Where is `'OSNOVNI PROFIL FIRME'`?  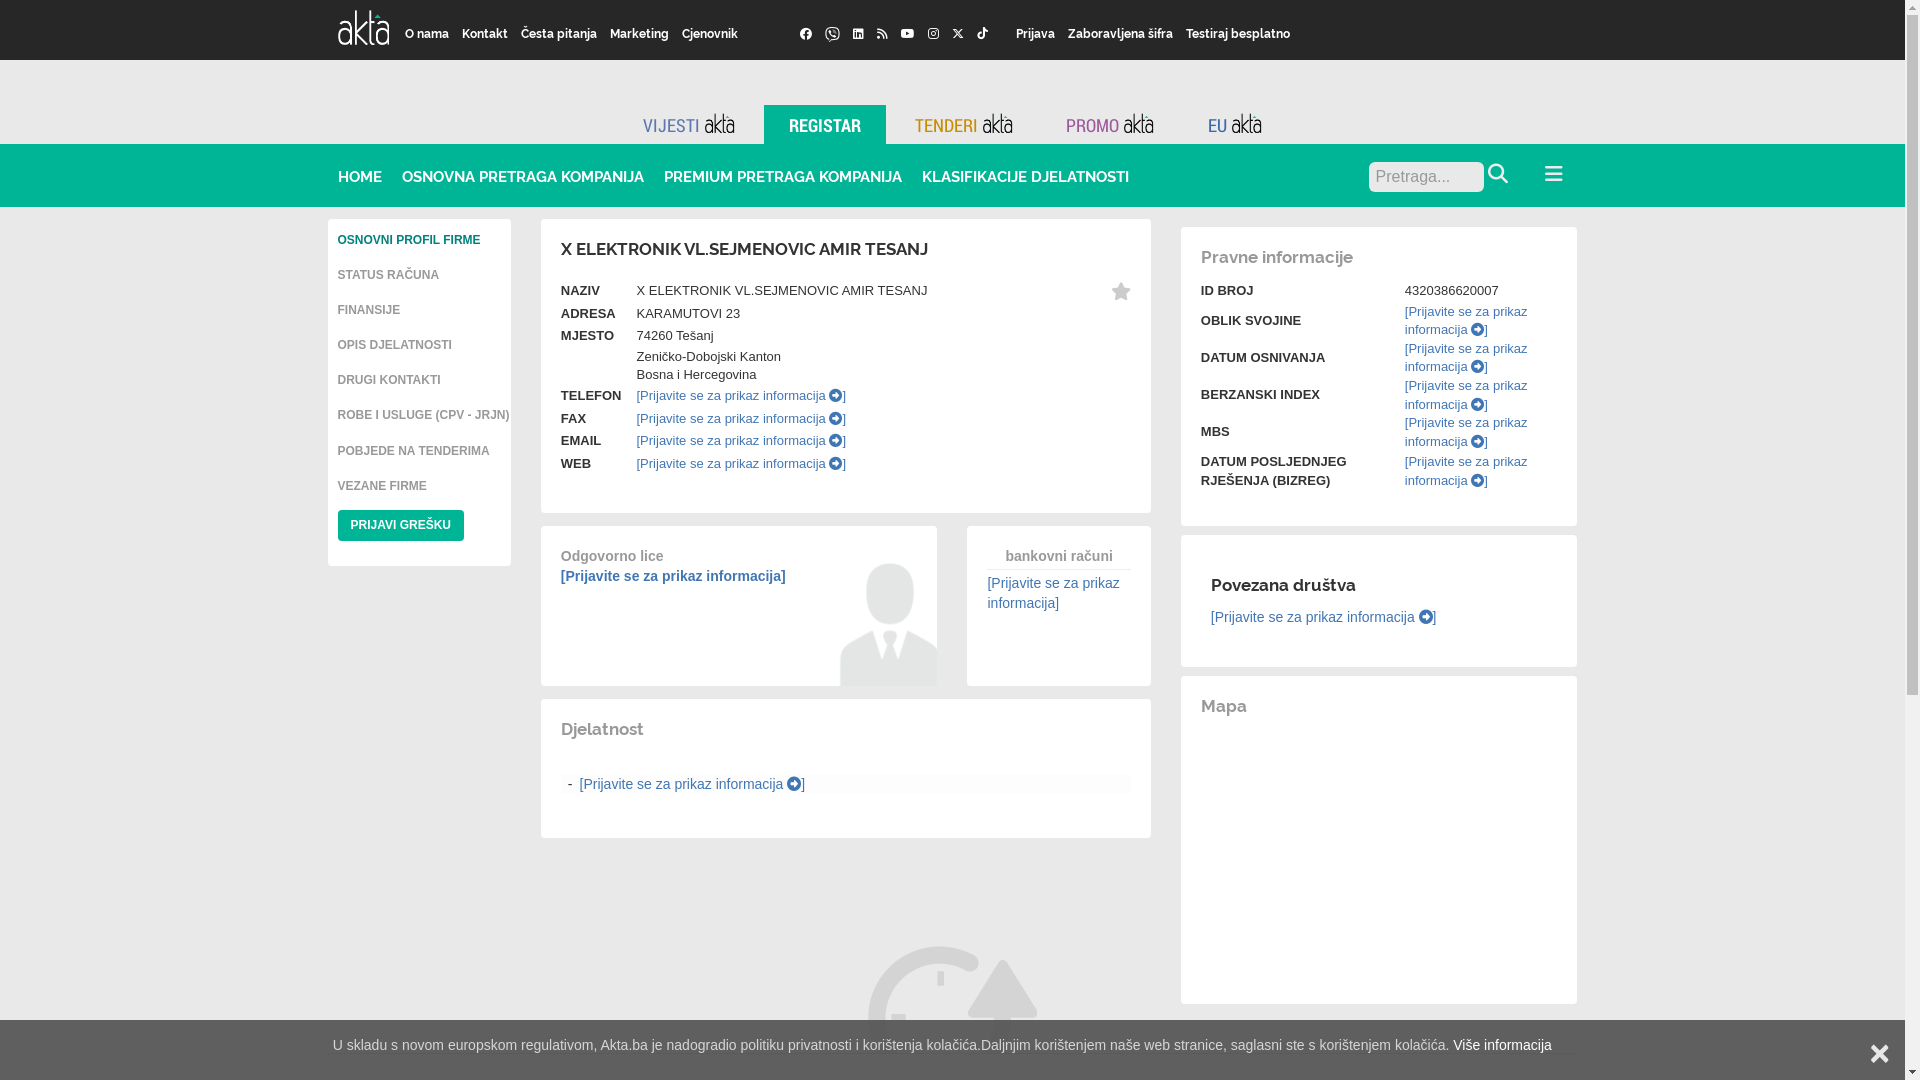
'OSNOVNI PROFIL FIRME' is located at coordinates (337, 238).